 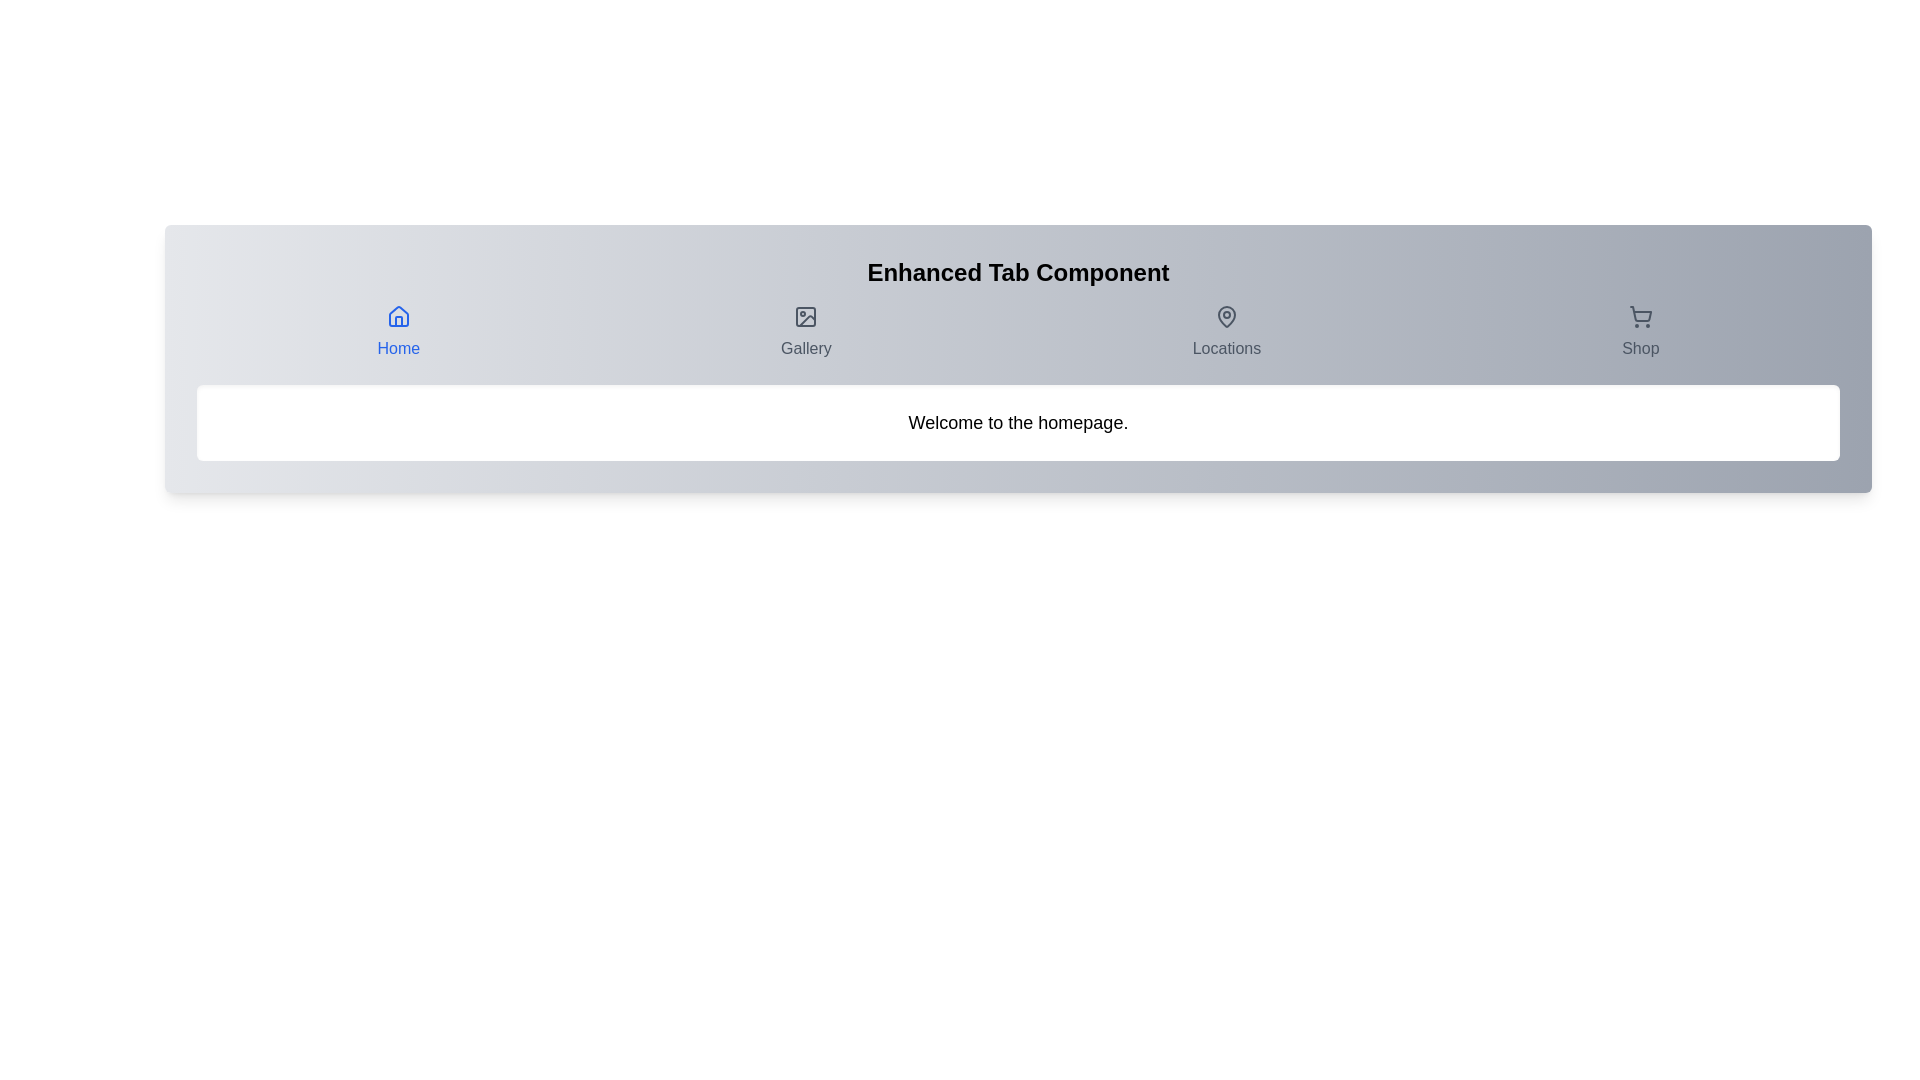 What do you see at coordinates (1225, 315) in the screenshot?
I see `the 'Locations' icon in the navigation bar` at bounding box center [1225, 315].